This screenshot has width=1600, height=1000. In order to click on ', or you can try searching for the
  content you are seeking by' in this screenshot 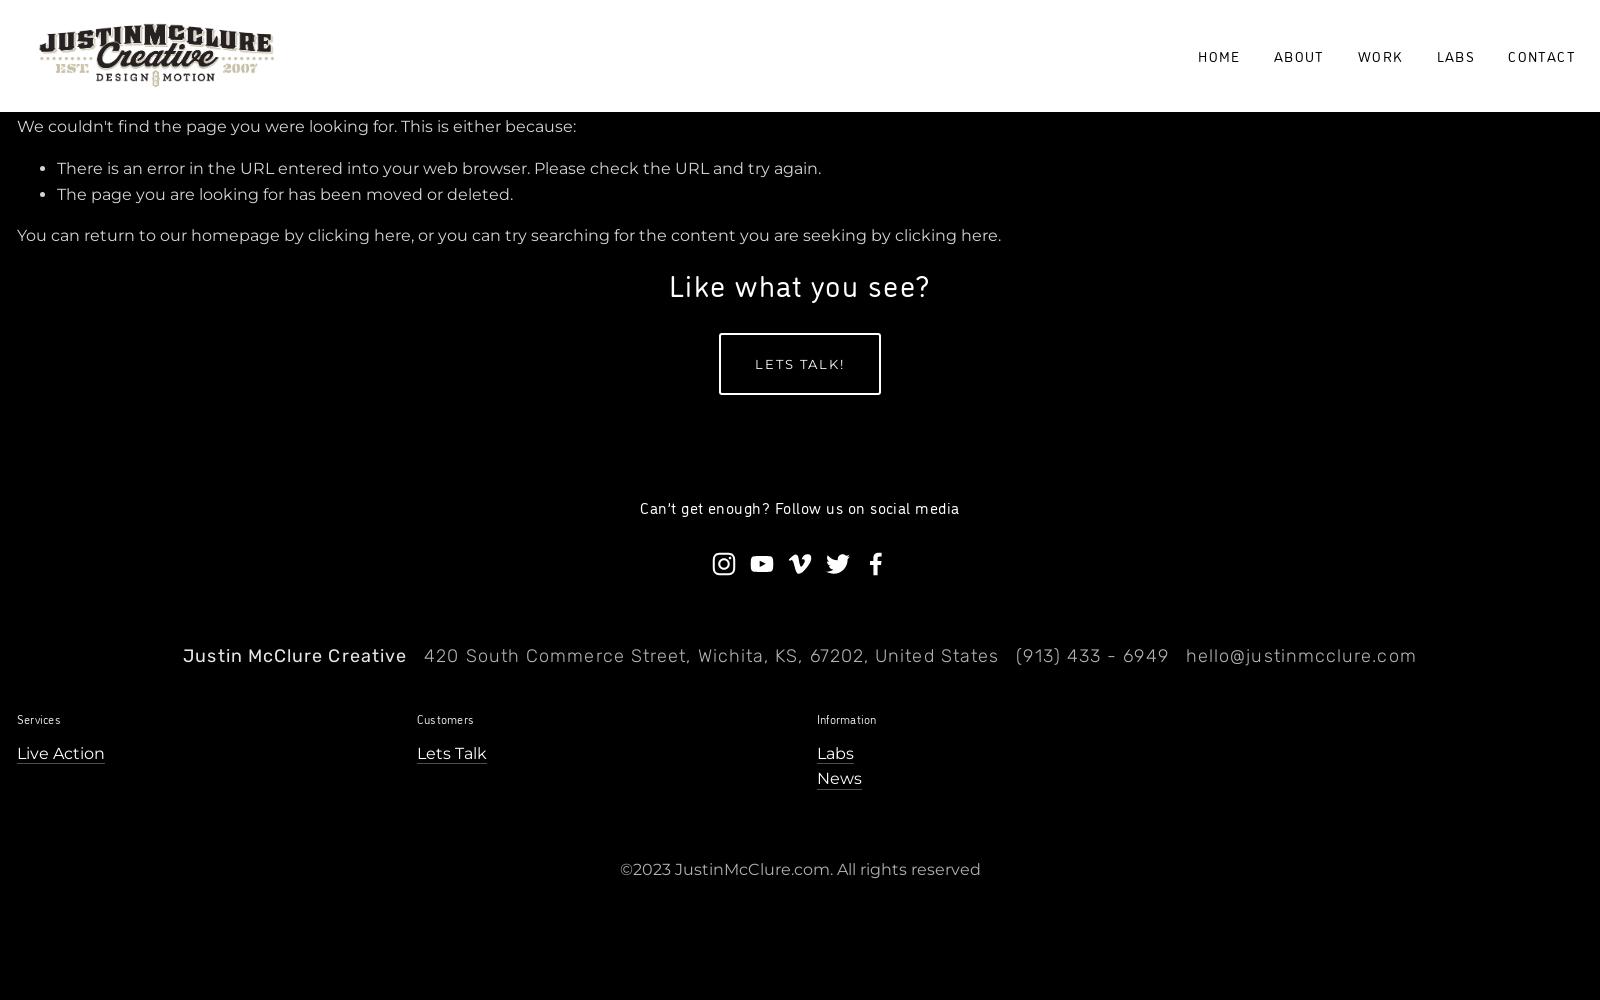, I will do `click(652, 234)`.